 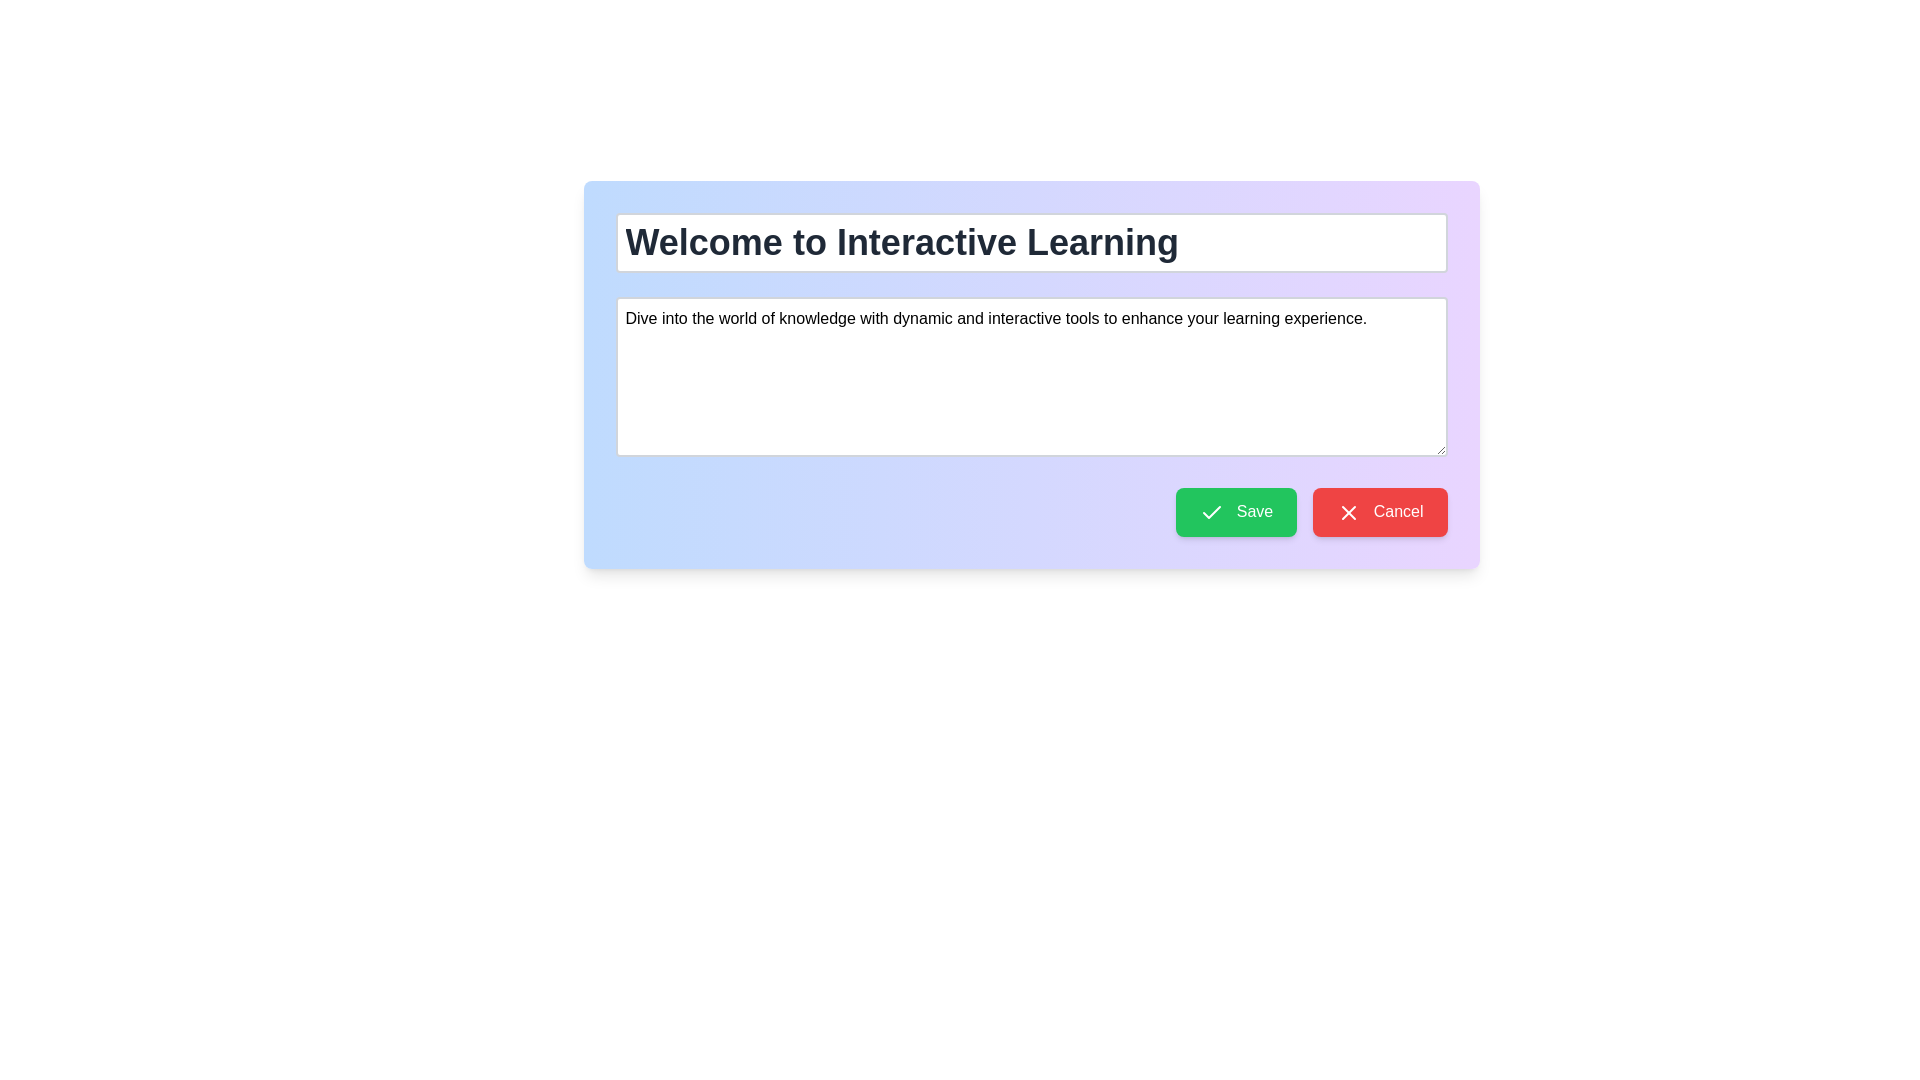 I want to click on cancellation icon located to the left of the 'Cancel' text on the red button in the bottom-right section of the interface, so click(x=1349, y=511).